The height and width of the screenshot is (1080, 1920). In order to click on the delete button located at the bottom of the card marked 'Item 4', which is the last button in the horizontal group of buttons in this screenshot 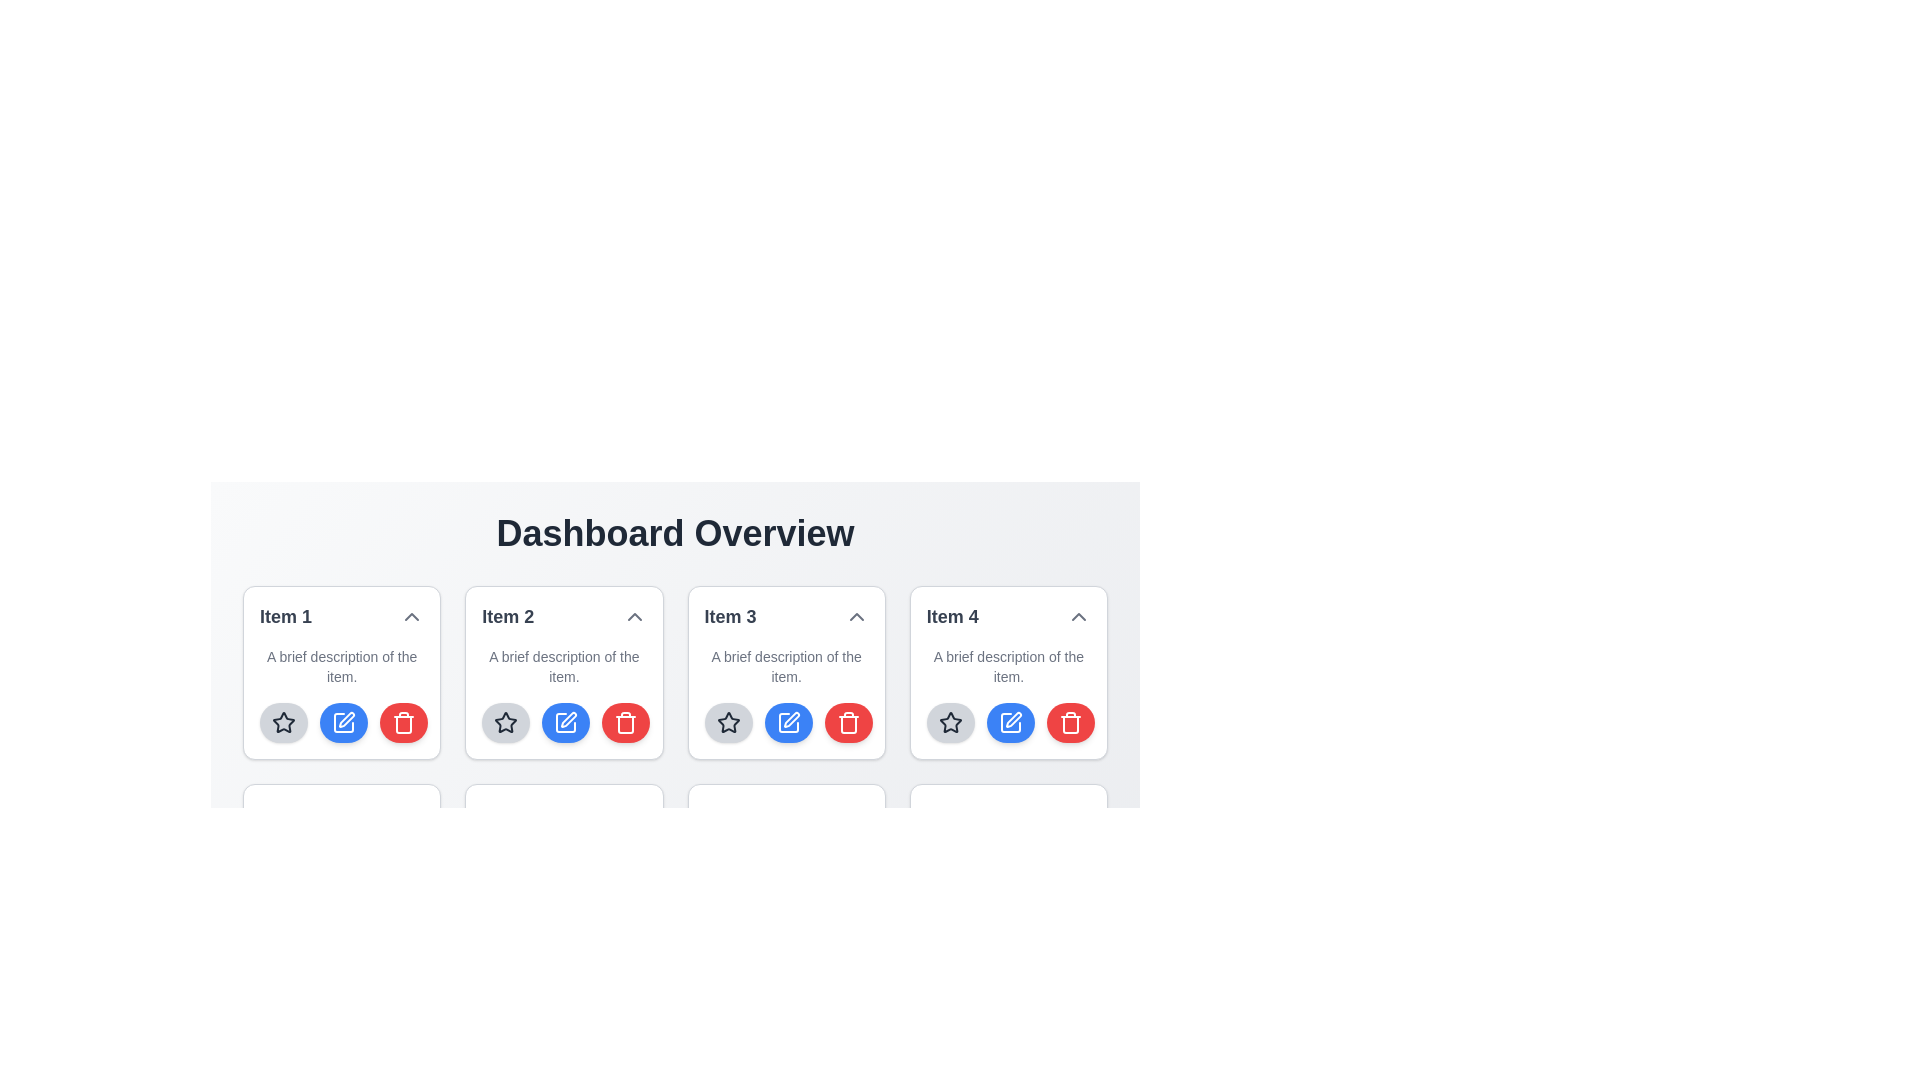, I will do `click(402, 921)`.